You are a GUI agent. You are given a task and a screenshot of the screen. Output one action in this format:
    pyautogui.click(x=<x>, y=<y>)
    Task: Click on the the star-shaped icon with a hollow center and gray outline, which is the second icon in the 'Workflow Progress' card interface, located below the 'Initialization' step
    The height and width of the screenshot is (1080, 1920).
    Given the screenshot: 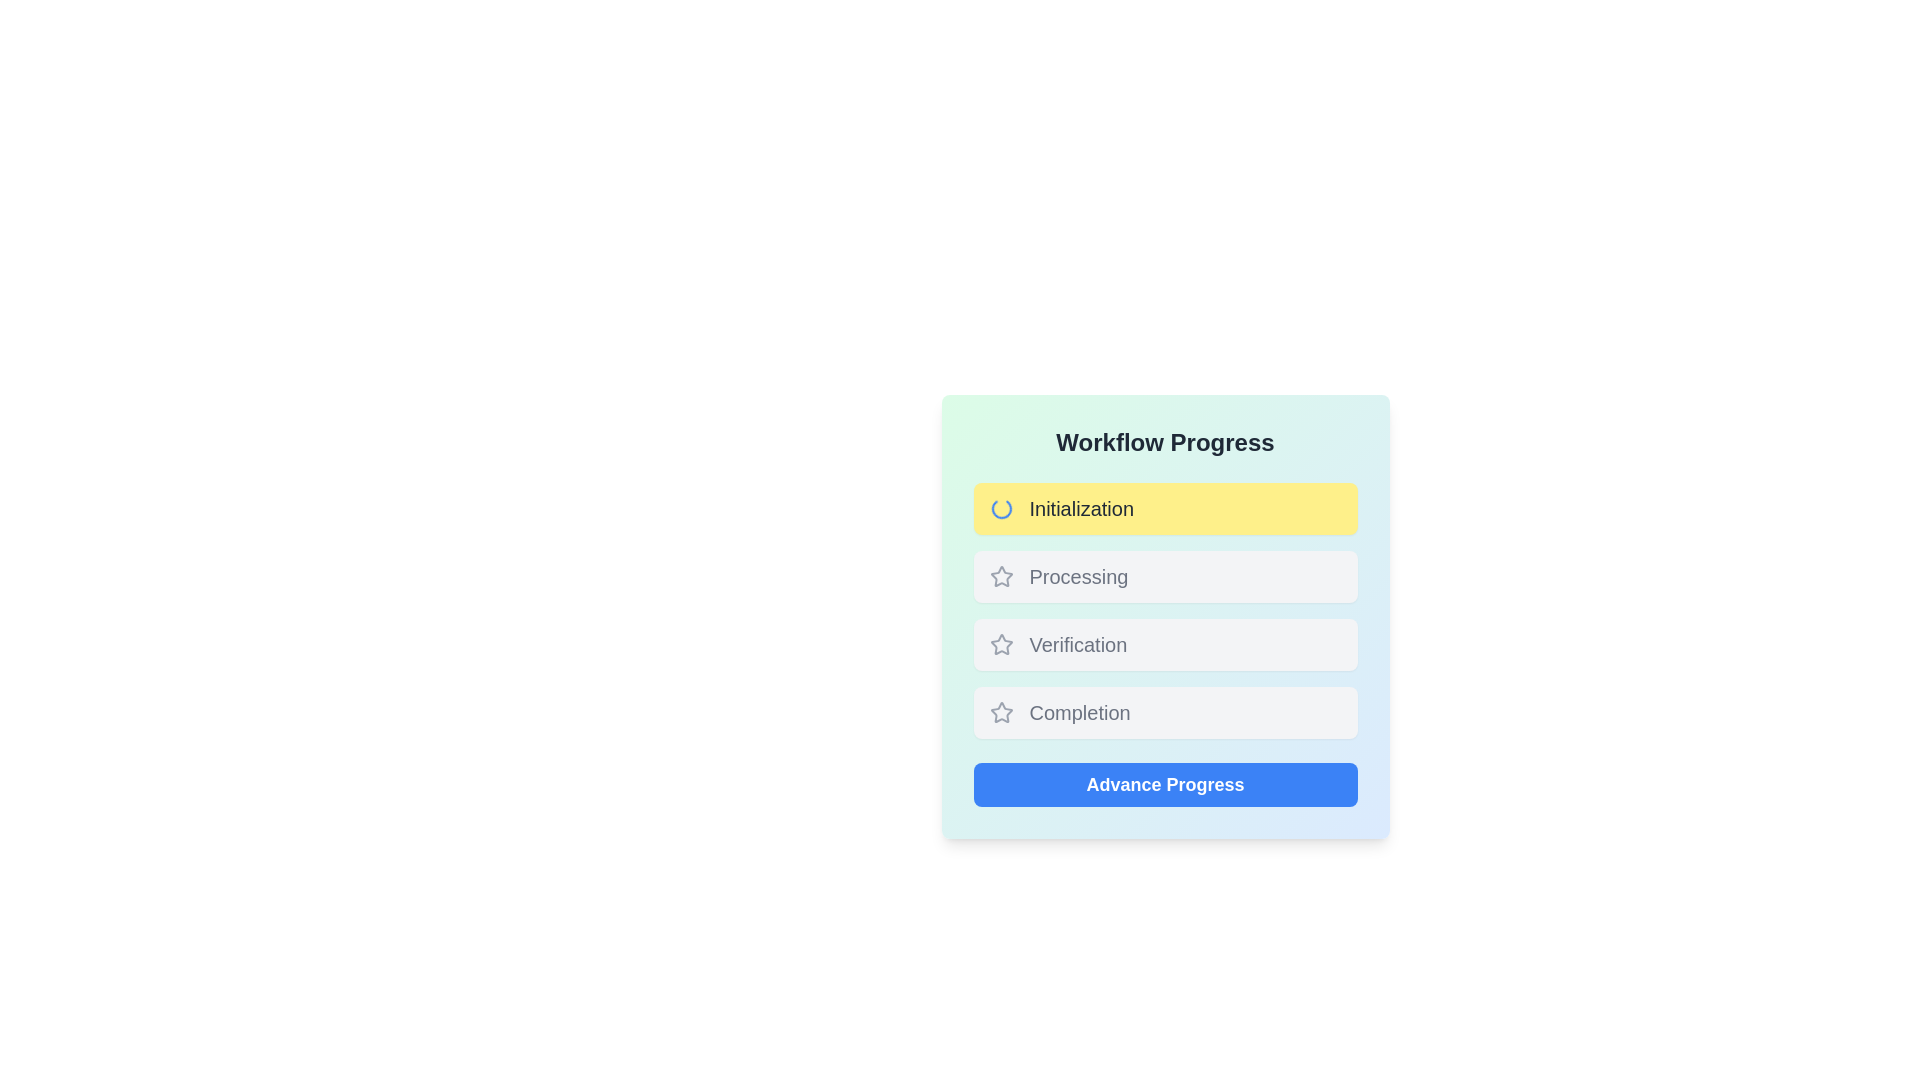 What is the action you would take?
    pyautogui.click(x=1001, y=576)
    